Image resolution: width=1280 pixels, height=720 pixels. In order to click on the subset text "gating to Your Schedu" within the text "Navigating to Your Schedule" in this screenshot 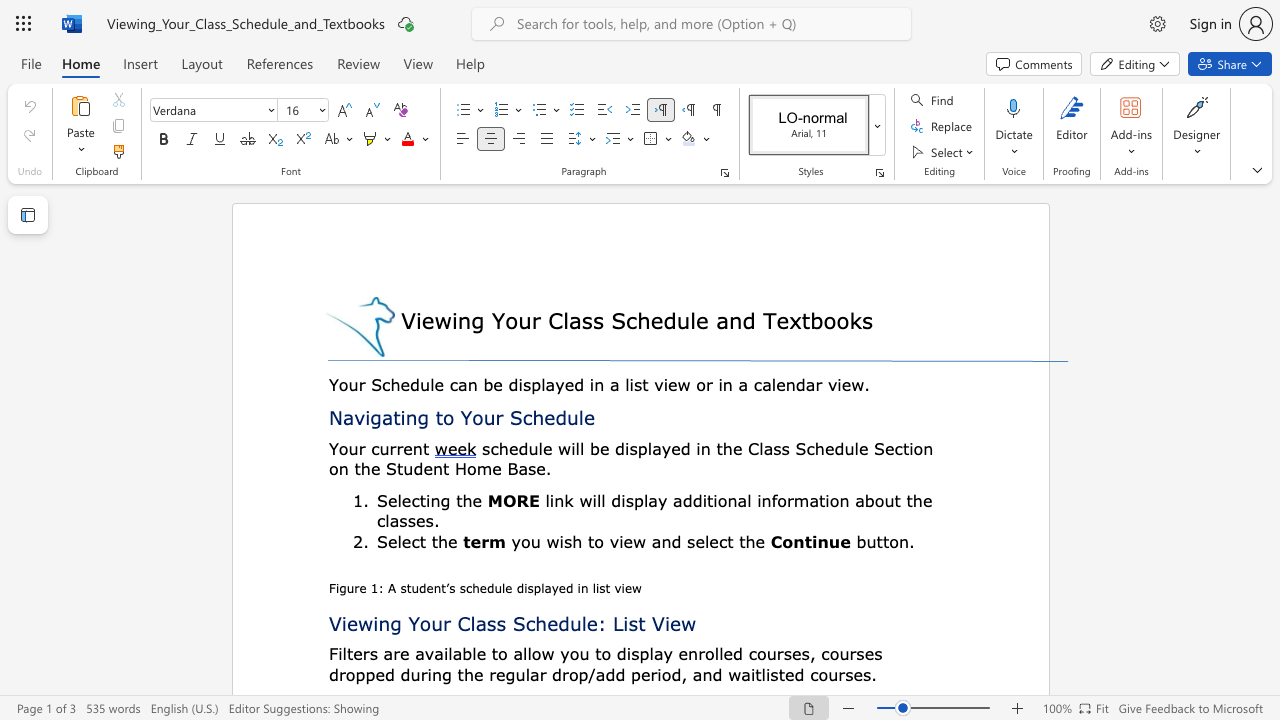, I will do `click(370, 416)`.